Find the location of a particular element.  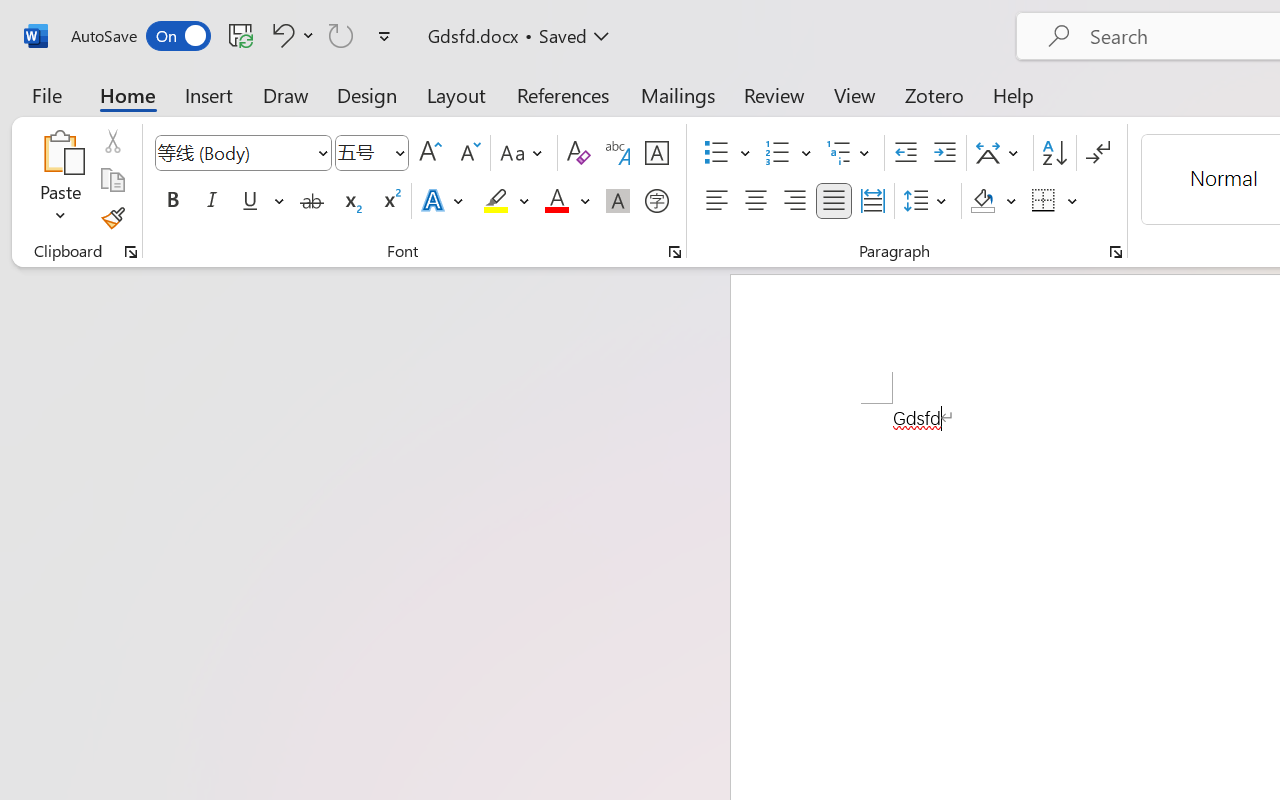

'Shading RGB(0, 0, 0)' is located at coordinates (983, 201).